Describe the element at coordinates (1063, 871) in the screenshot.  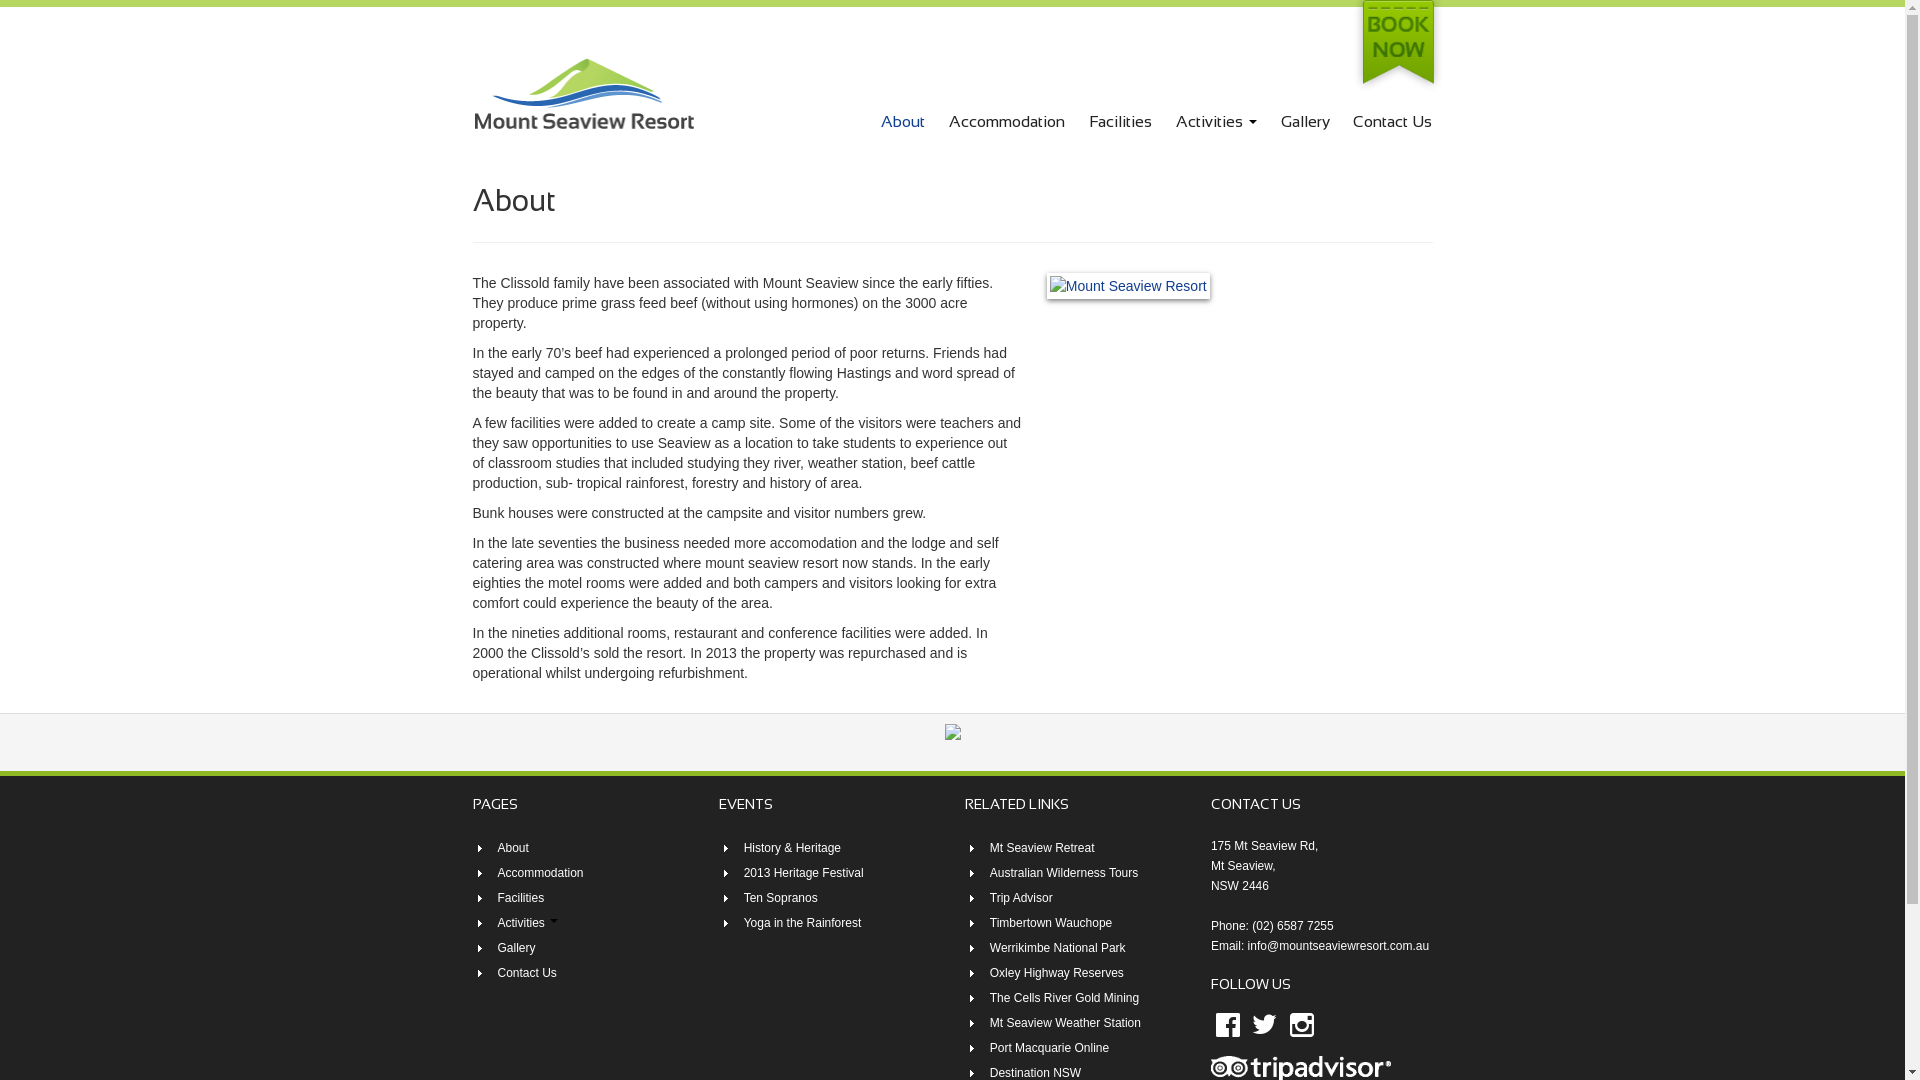
I see `'Australian Wilderness Tours'` at that location.